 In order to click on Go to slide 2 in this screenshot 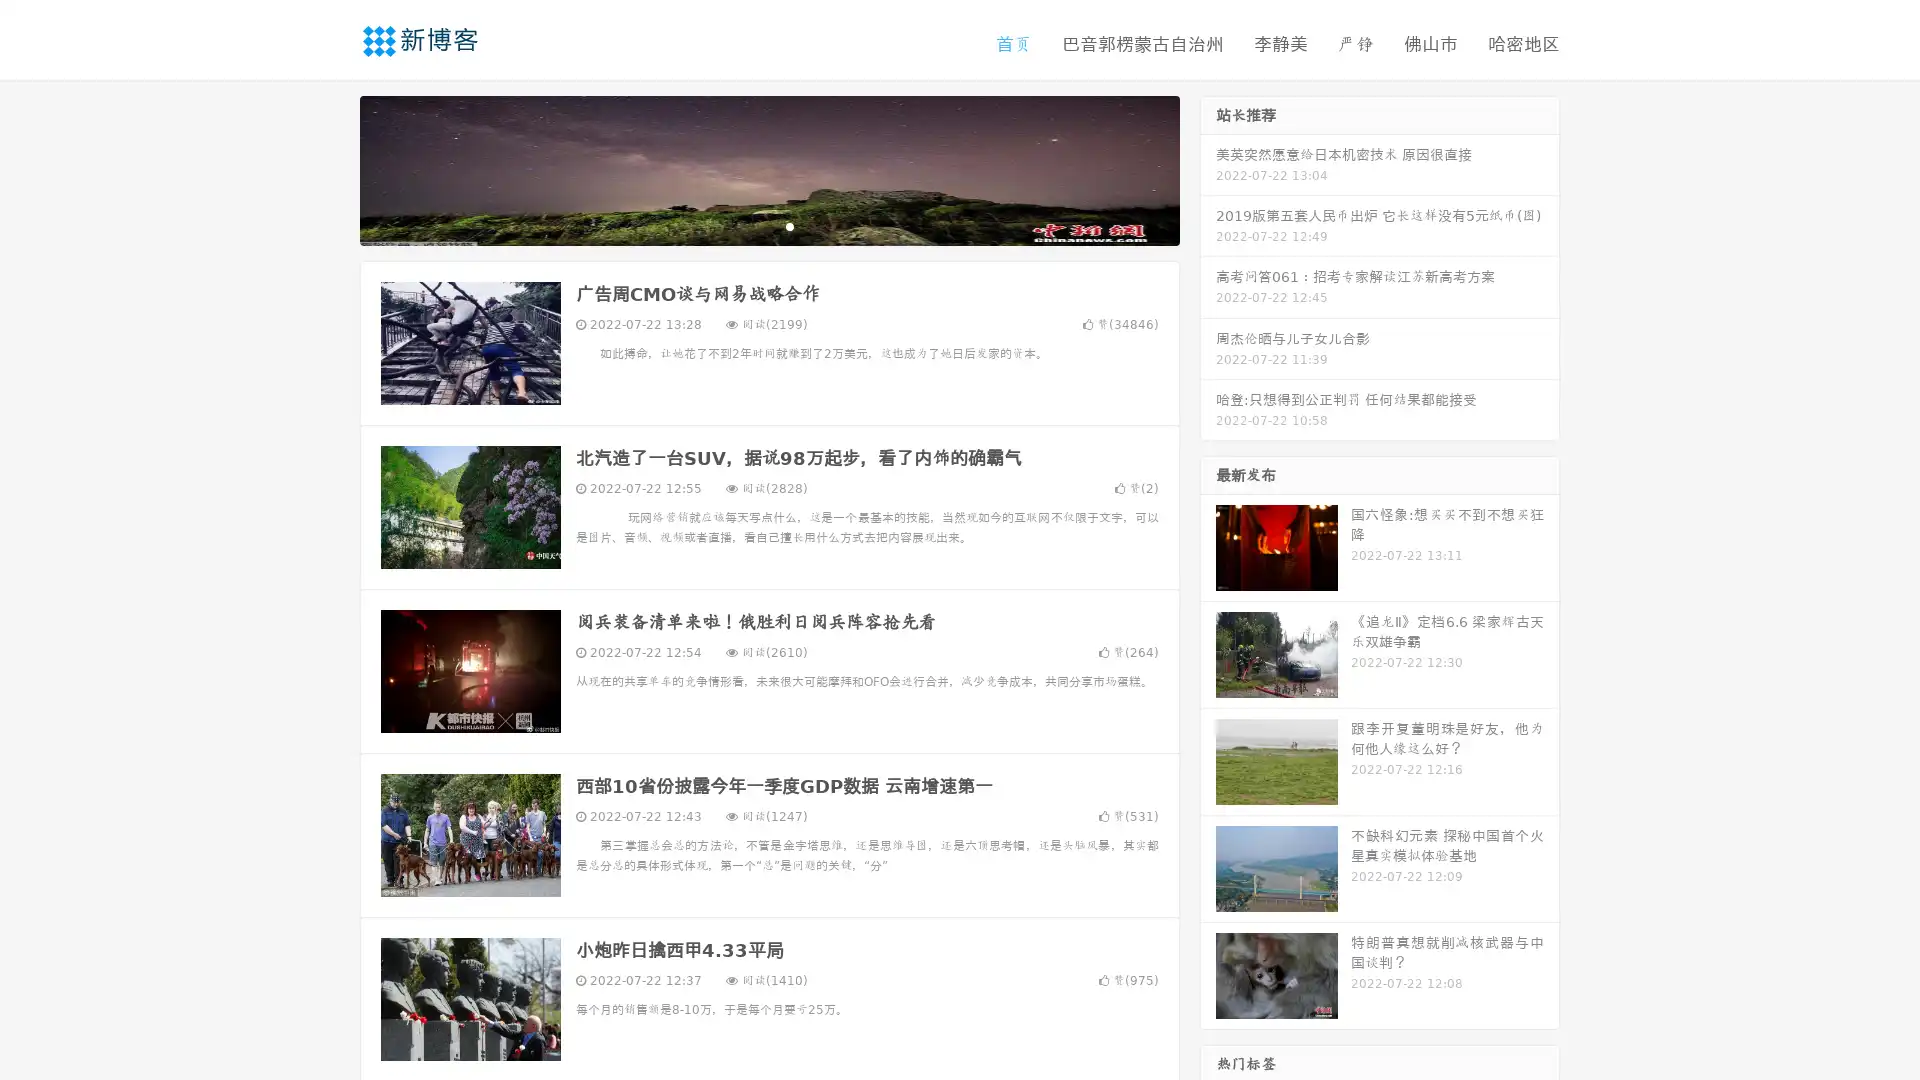, I will do `click(768, 225)`.